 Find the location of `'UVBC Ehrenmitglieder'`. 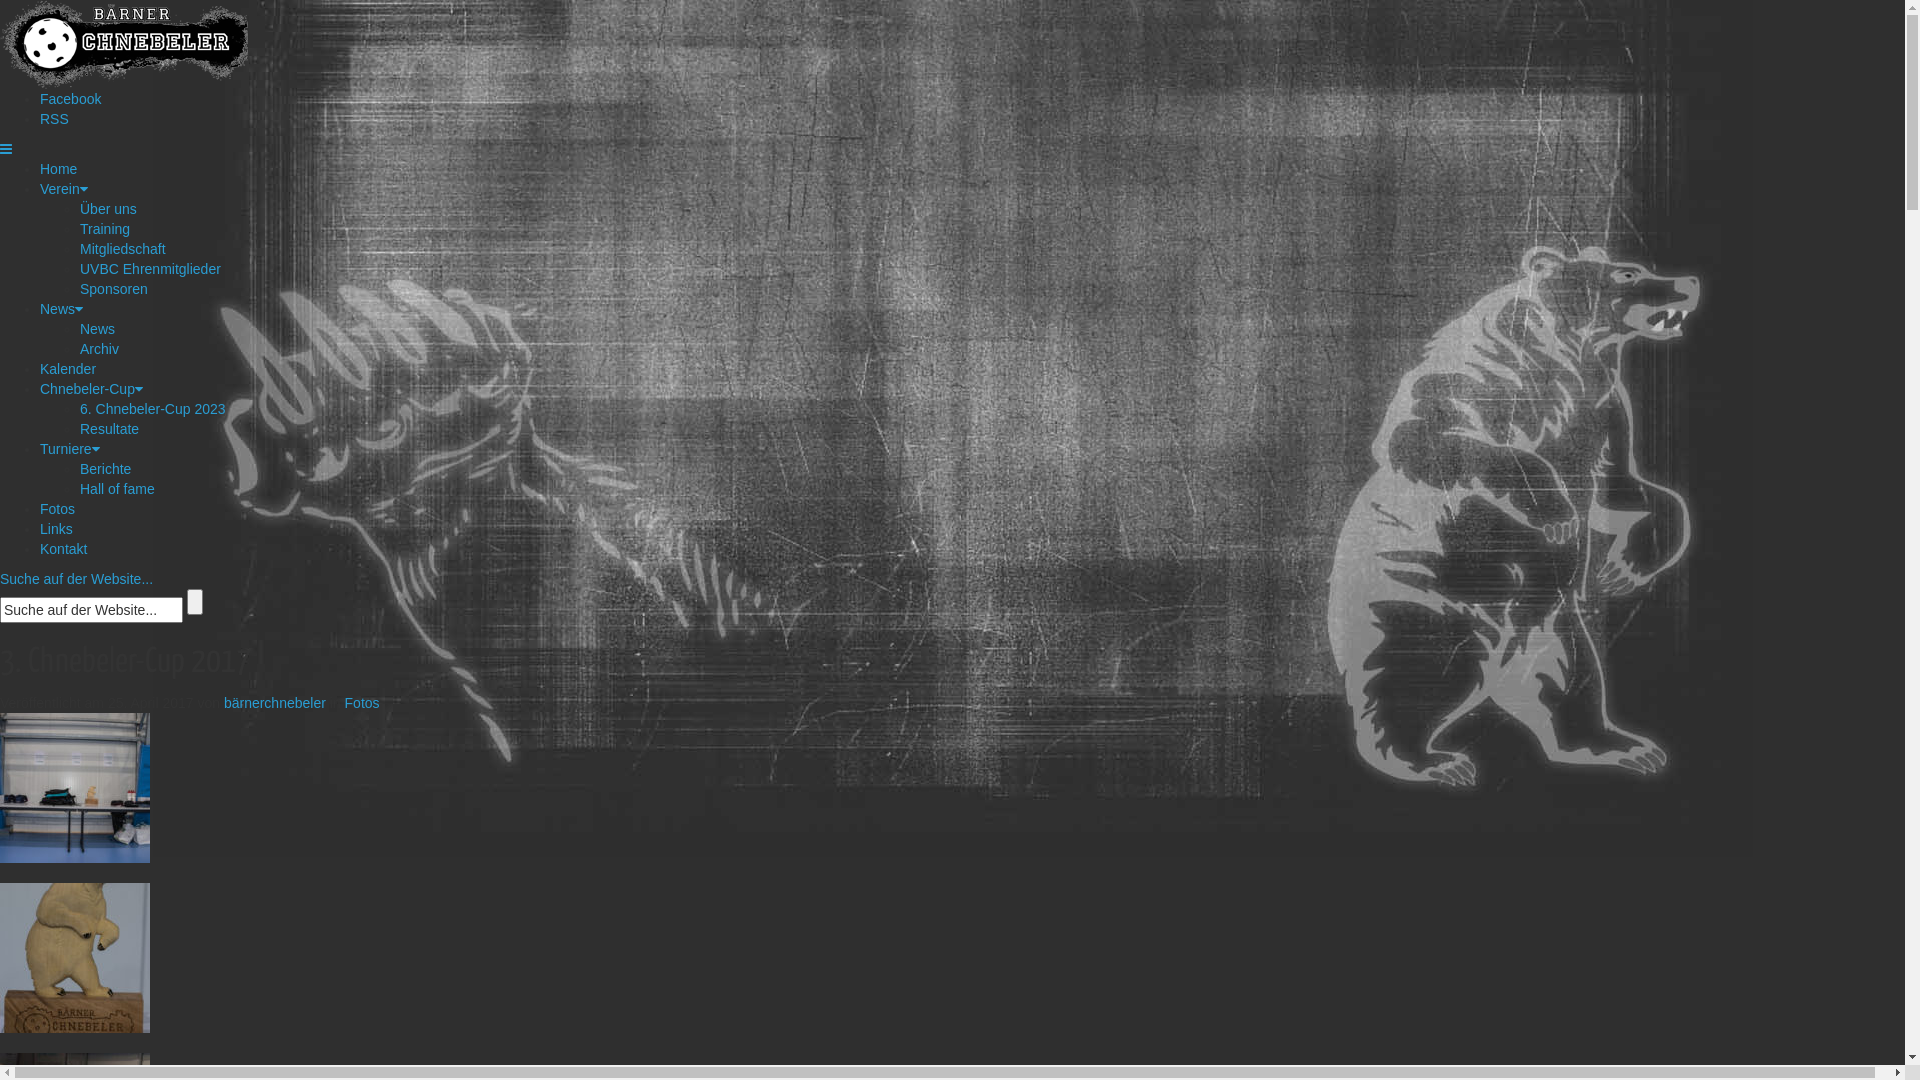

'UVBC Ehrenmitglieder' is located at coordinates (80, 268).